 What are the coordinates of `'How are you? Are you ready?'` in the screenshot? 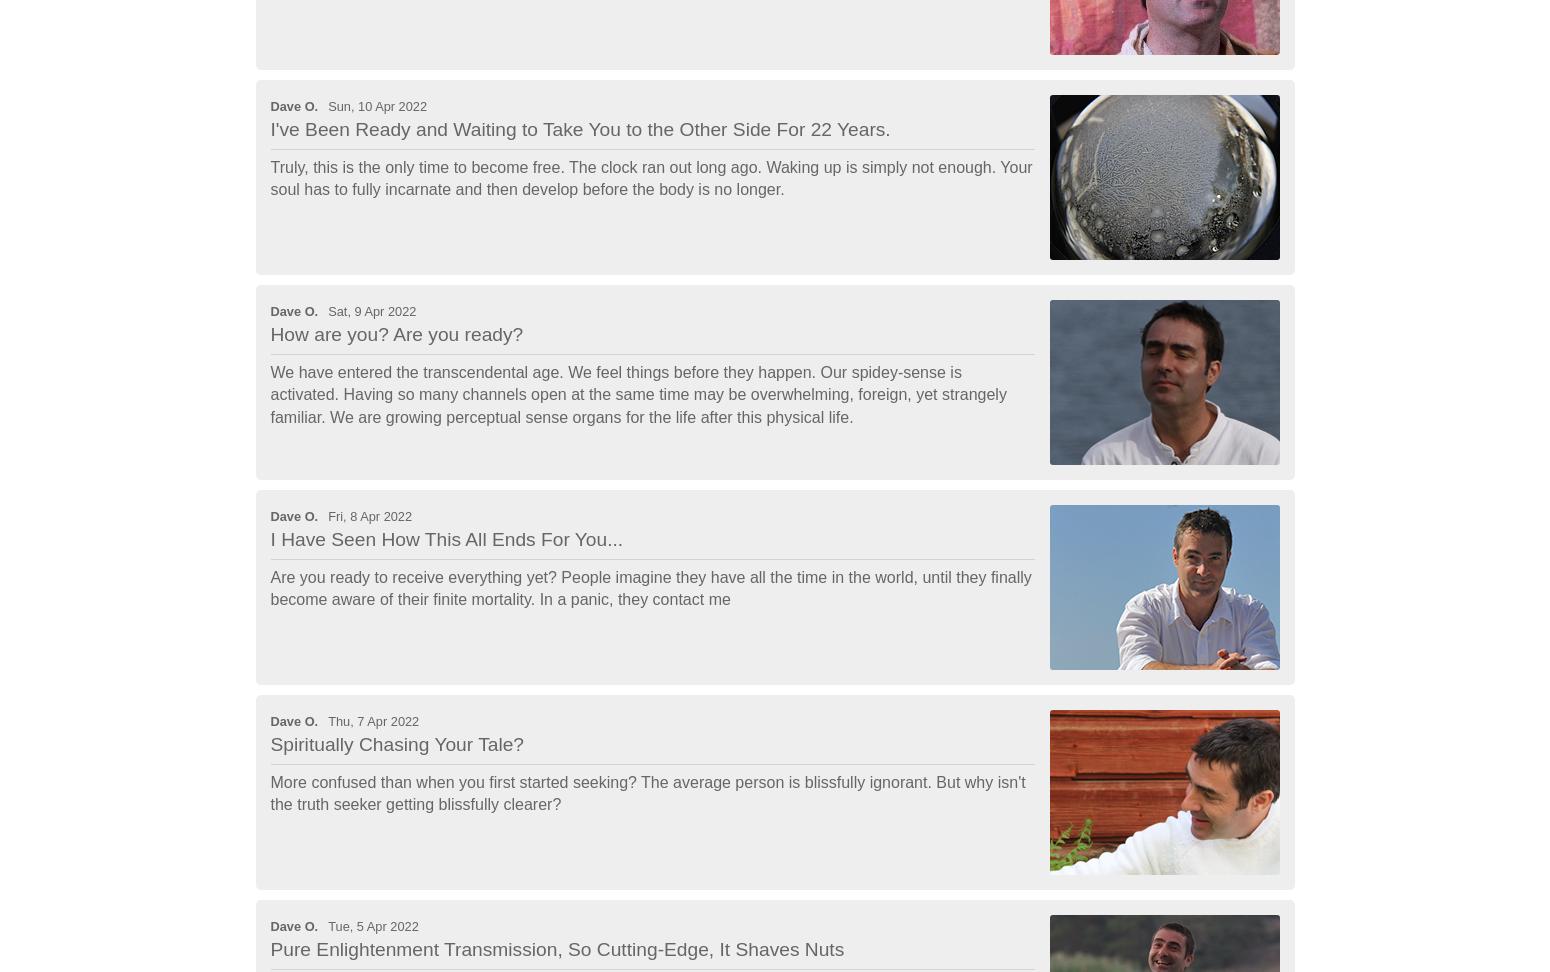 It's located at (396, 333).